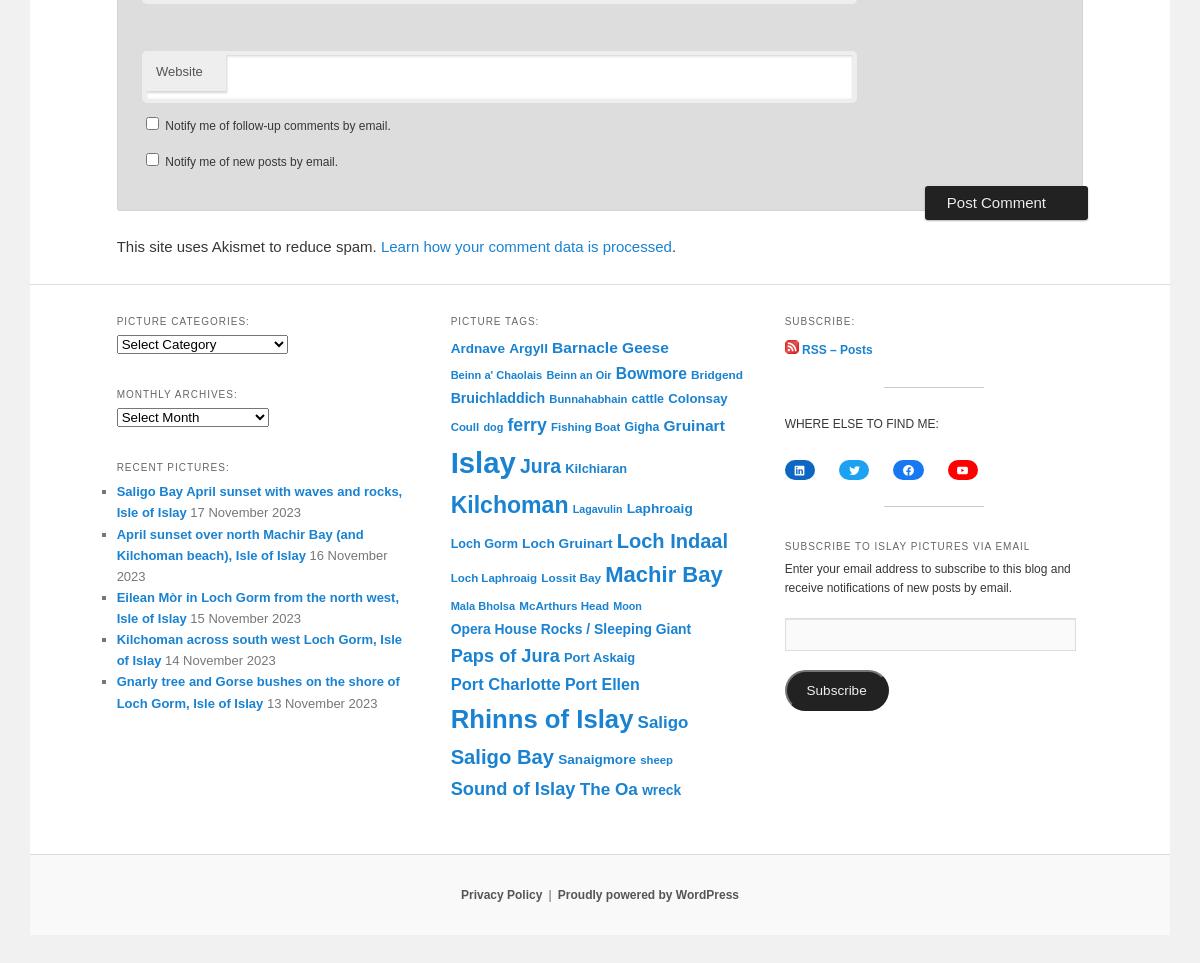  Describe the element at coordinates (450, 373) in the screenshot. I see `'Beinn a' Chaolais'` at that location.